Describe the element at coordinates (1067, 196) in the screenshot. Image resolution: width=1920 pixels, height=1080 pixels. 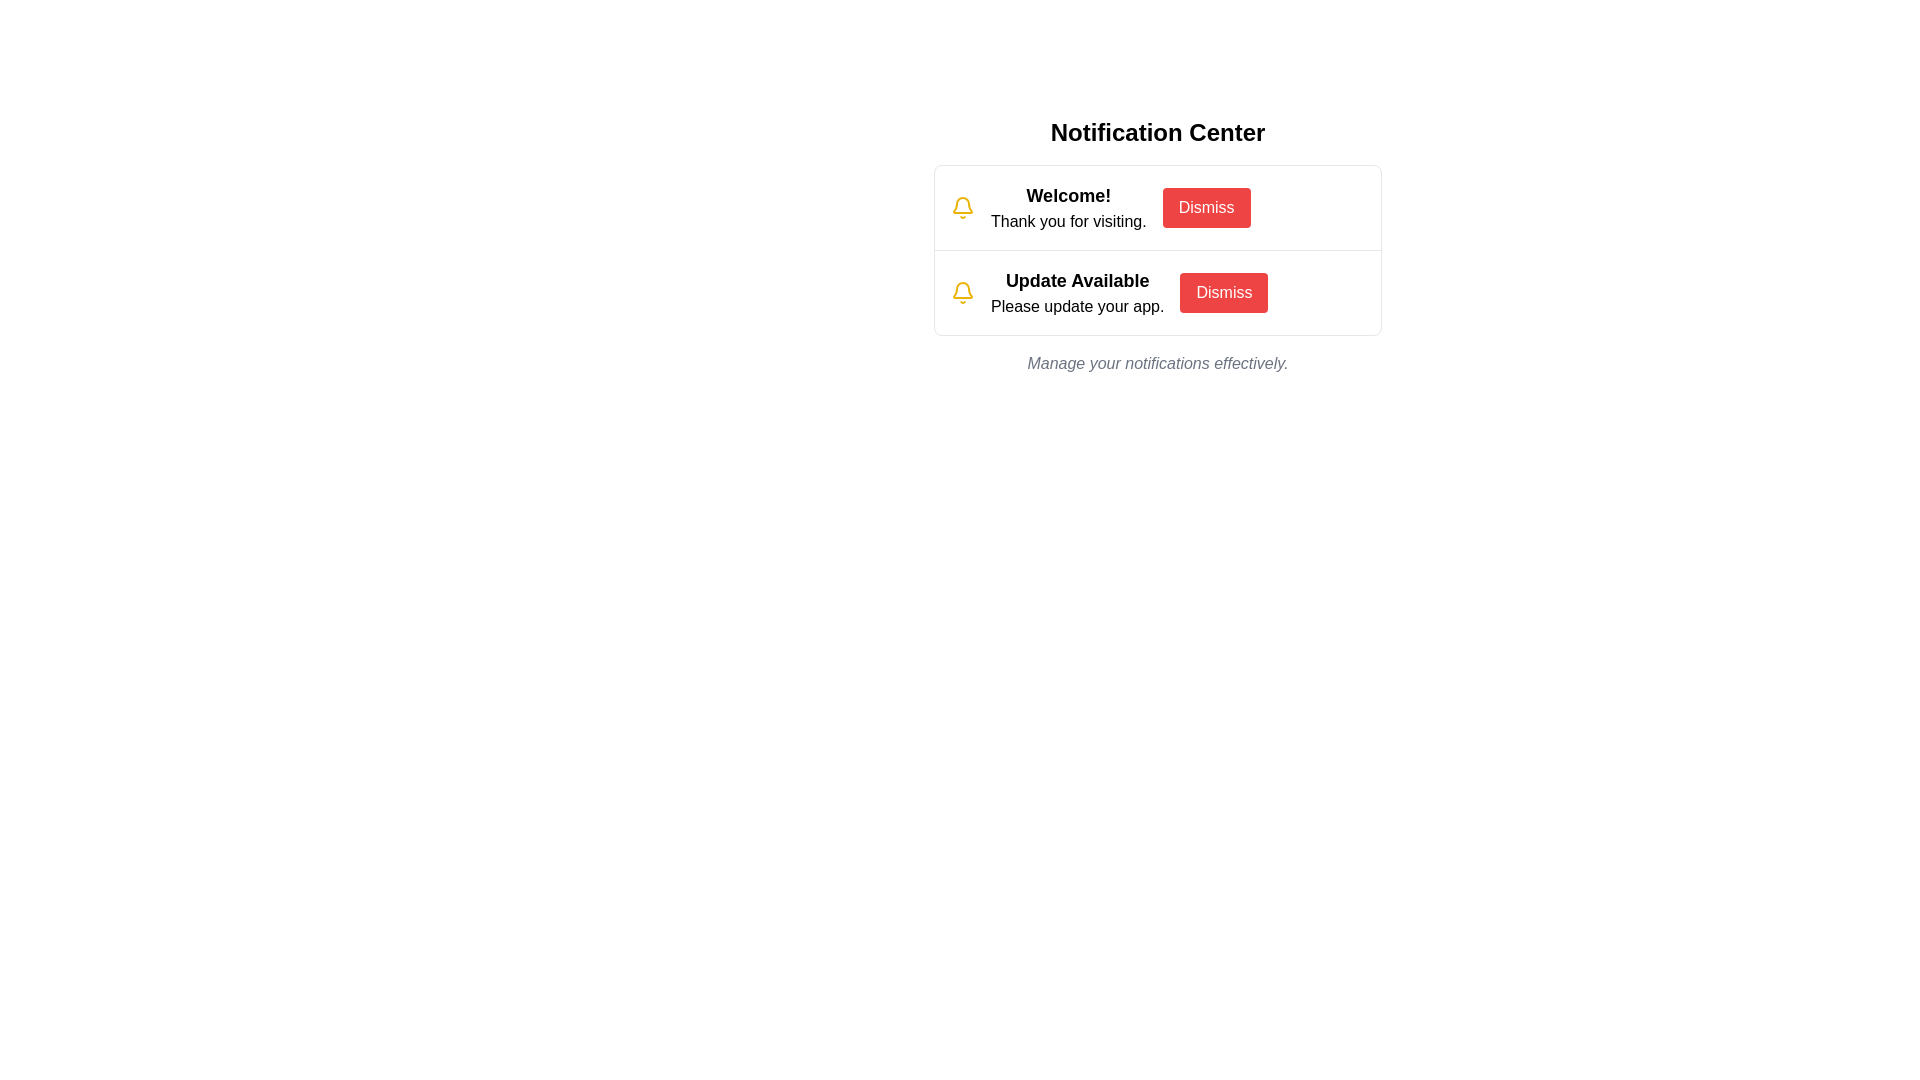
I see `the bold, large-sized text 'Welcome!' which is positioned at the top of a section within a card-like notification format` at that location.